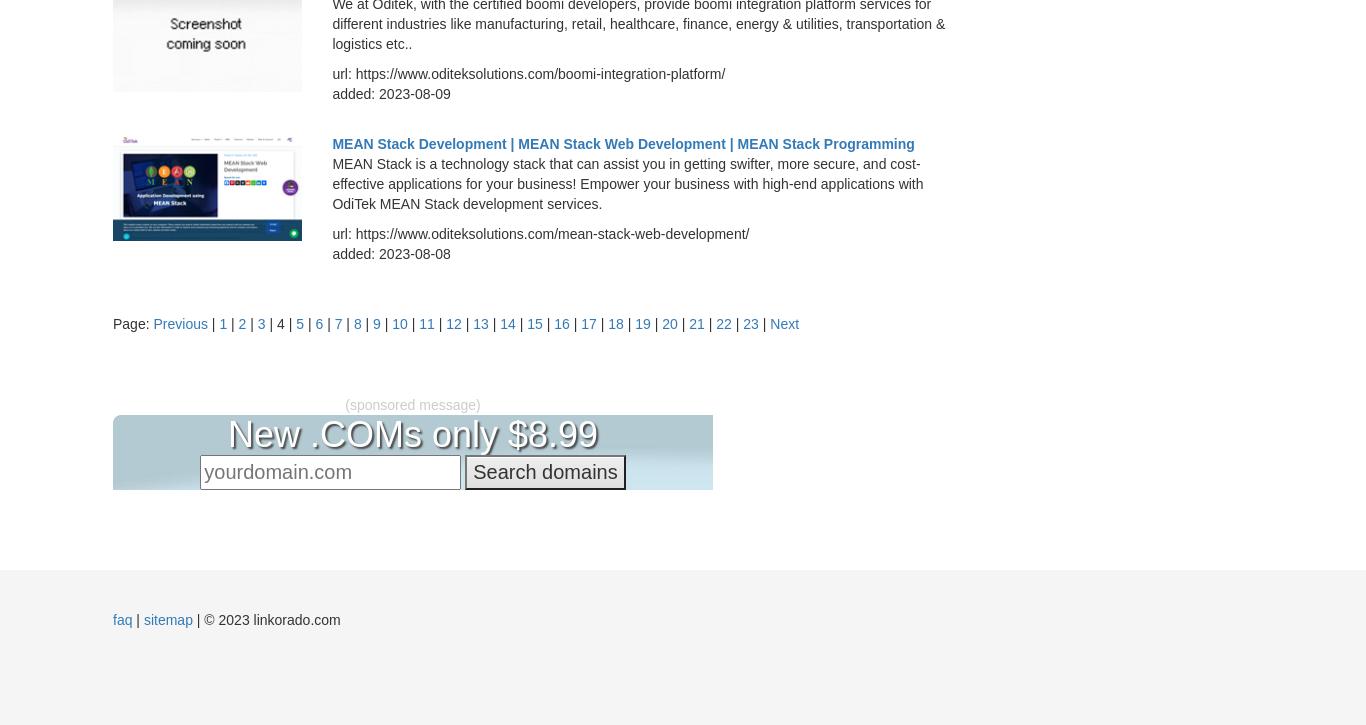  I want to click on '| 
    © 2023 linkorado.com', so click(265, 619).